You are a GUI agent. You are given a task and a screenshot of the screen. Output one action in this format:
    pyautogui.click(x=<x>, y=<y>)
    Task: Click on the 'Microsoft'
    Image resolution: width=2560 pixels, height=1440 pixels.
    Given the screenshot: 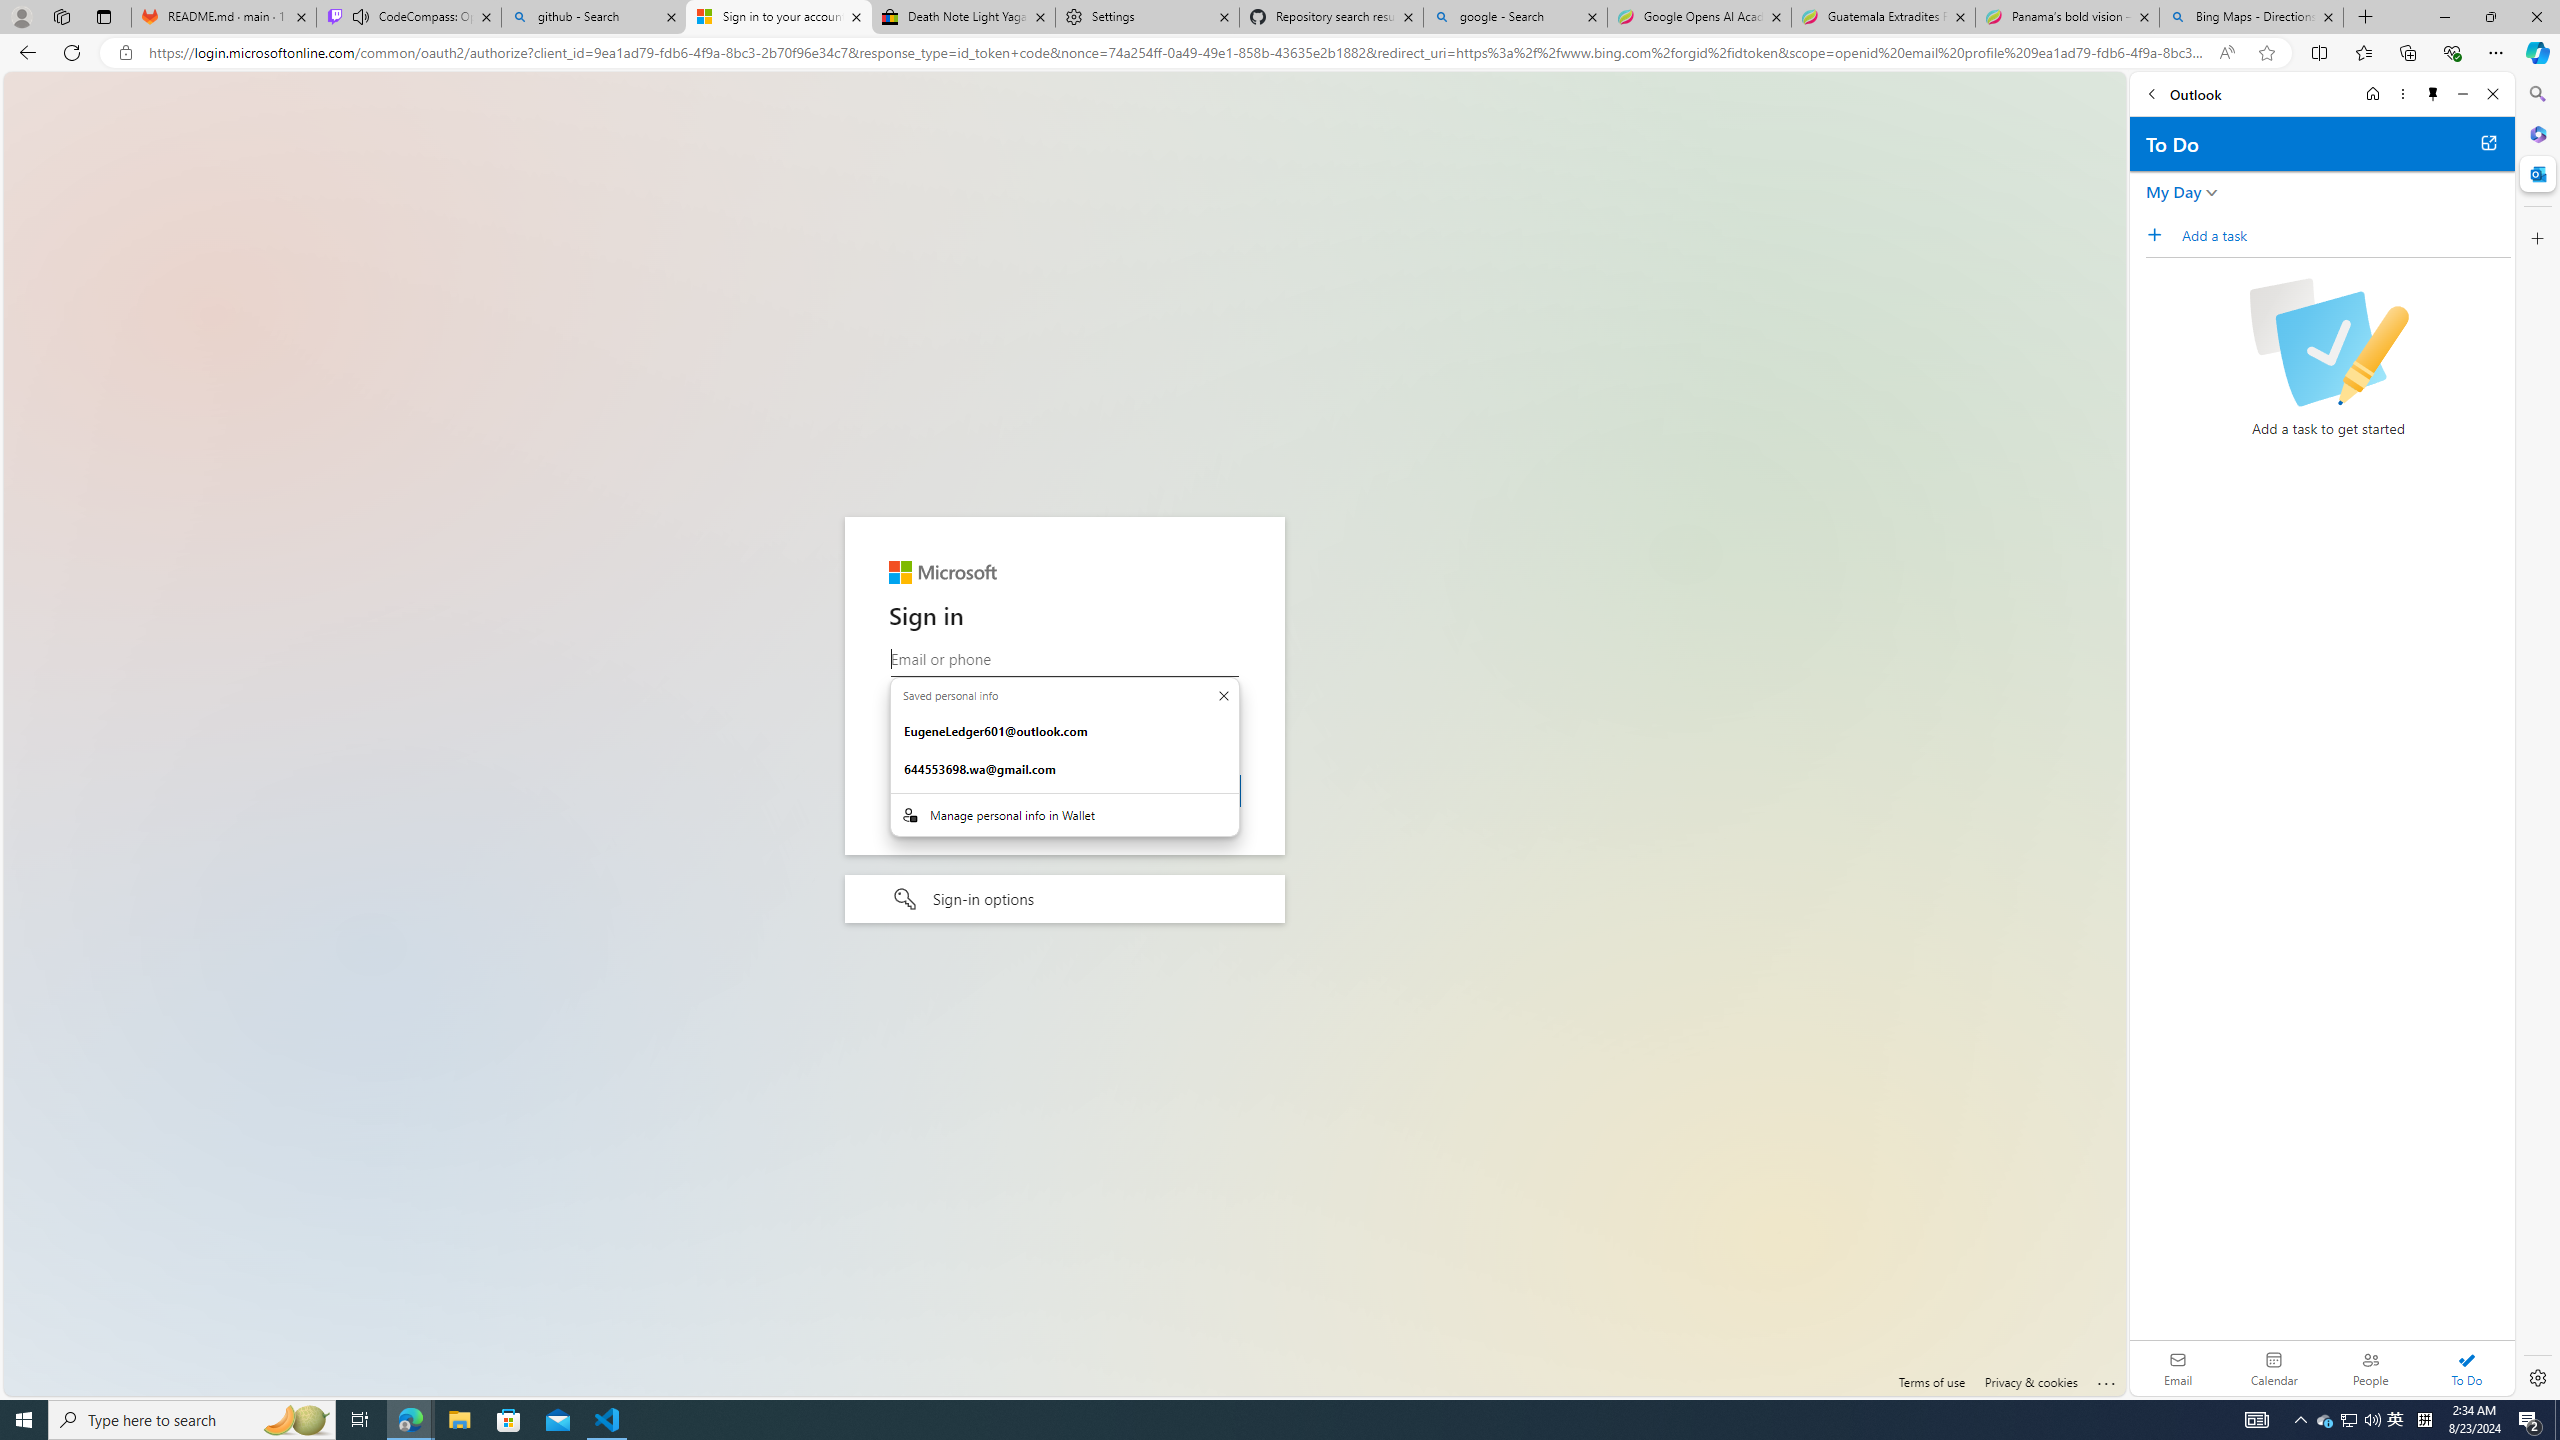 What is the action you would take?
    pyautogui.click(x=941, y=572)
    